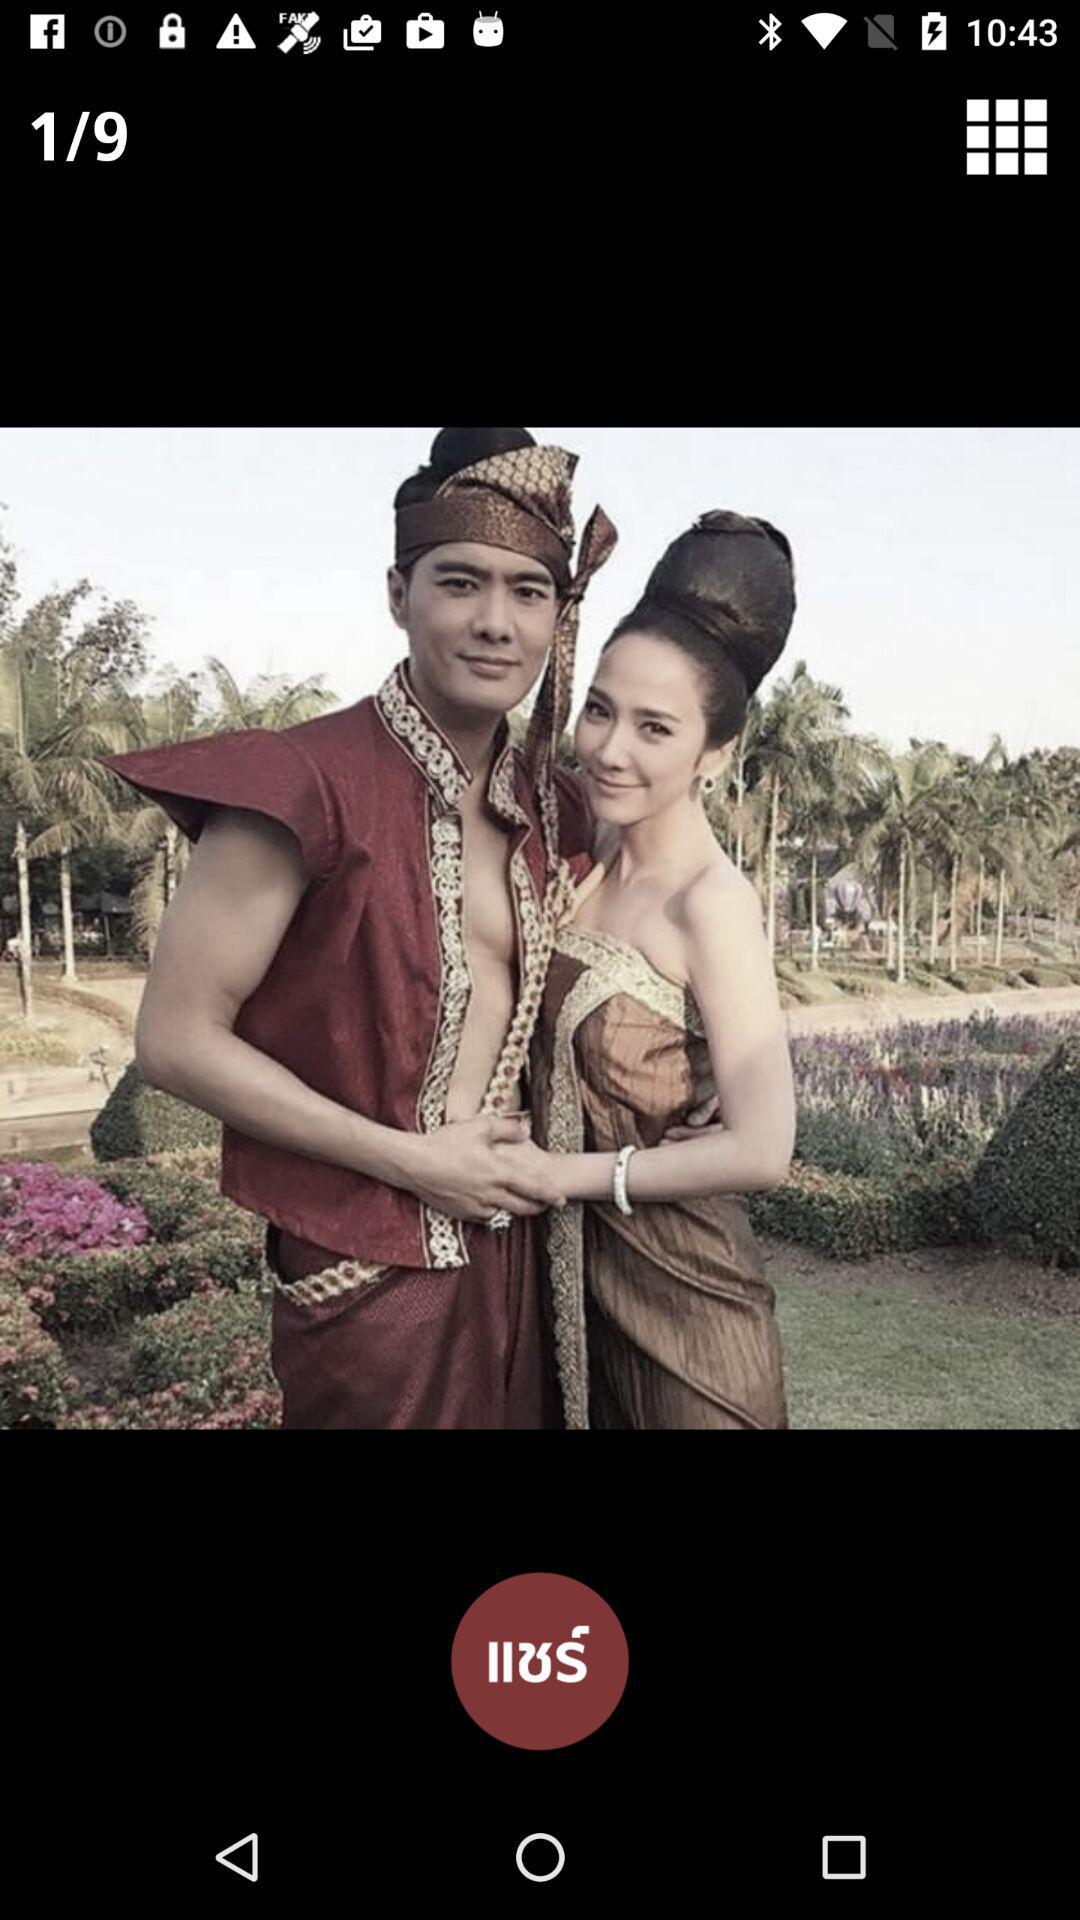 This screenshot has height=1920, width=1080. I want to click on item at the top right corner, so click(1019, 135).